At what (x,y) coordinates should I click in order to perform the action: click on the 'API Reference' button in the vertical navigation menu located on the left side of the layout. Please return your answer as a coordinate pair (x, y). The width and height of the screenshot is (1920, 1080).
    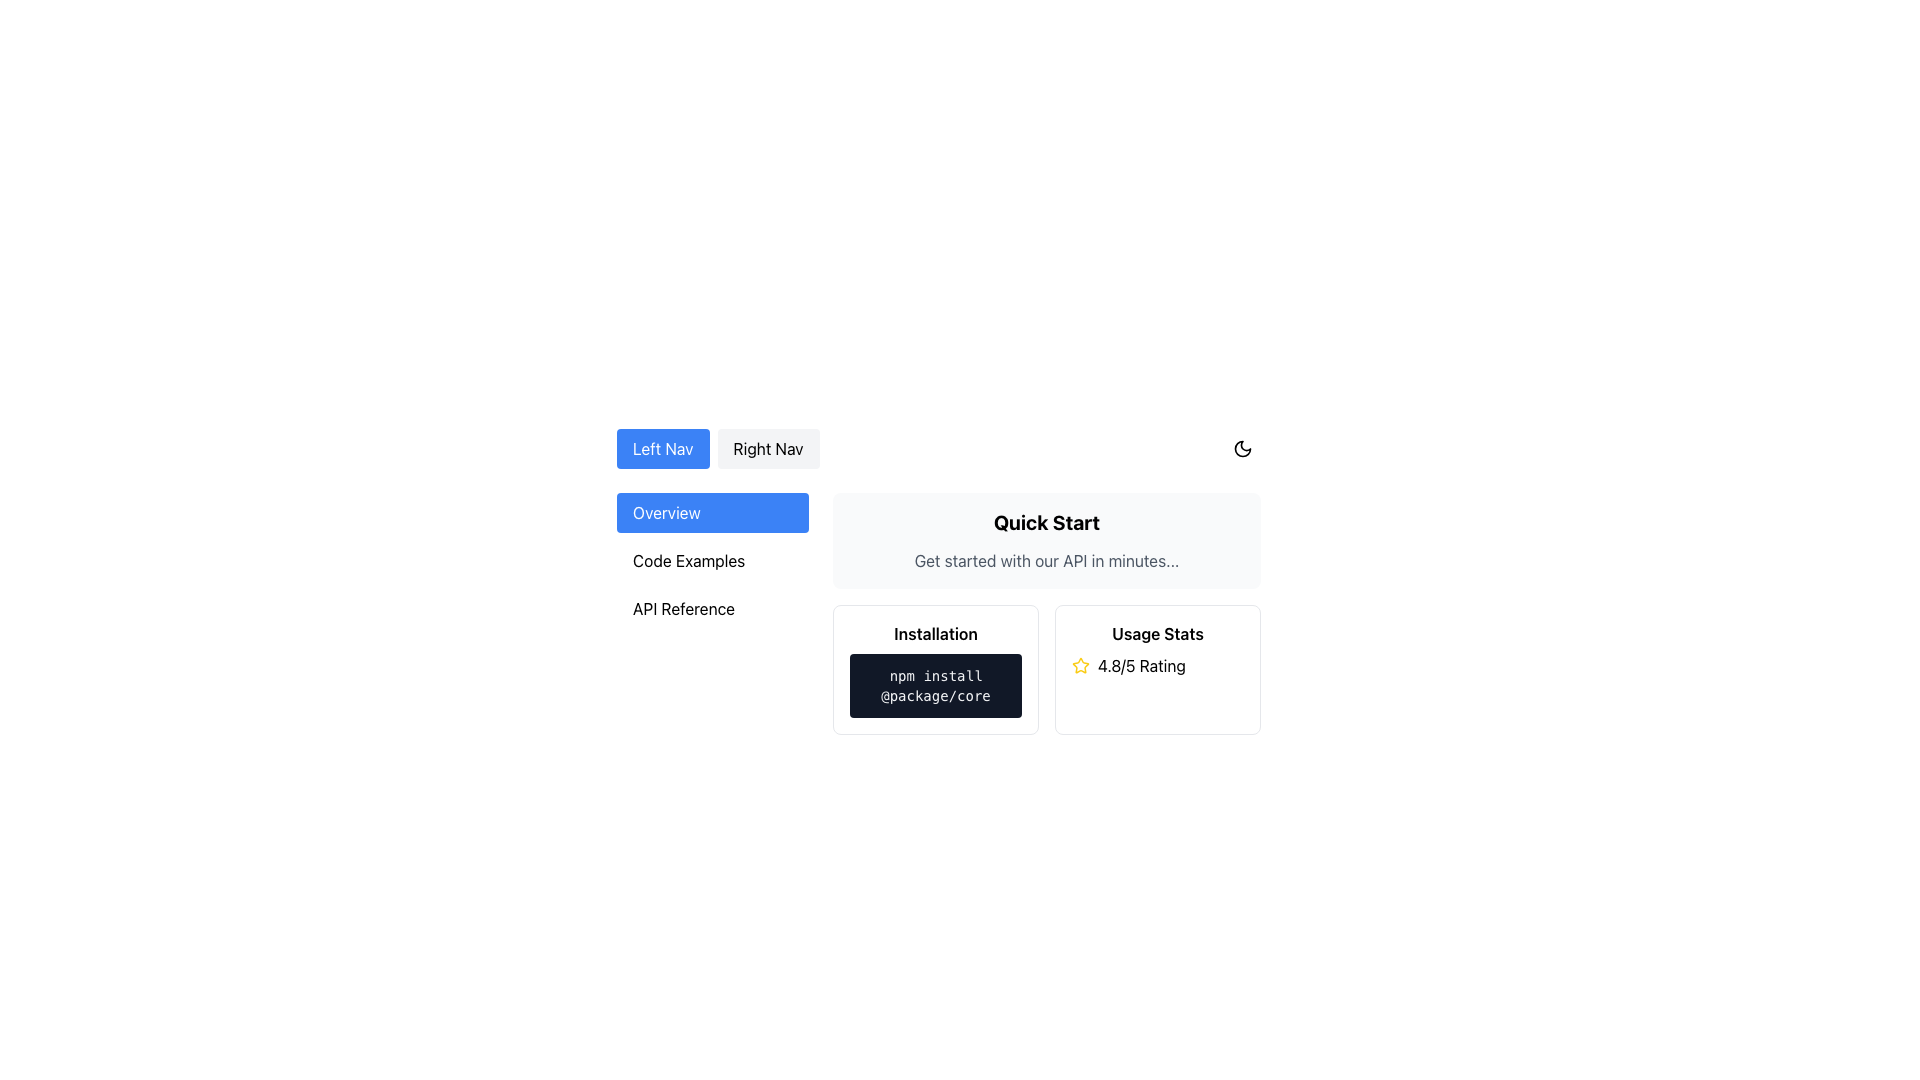
    Looking at the image, I should click on (713, 612).